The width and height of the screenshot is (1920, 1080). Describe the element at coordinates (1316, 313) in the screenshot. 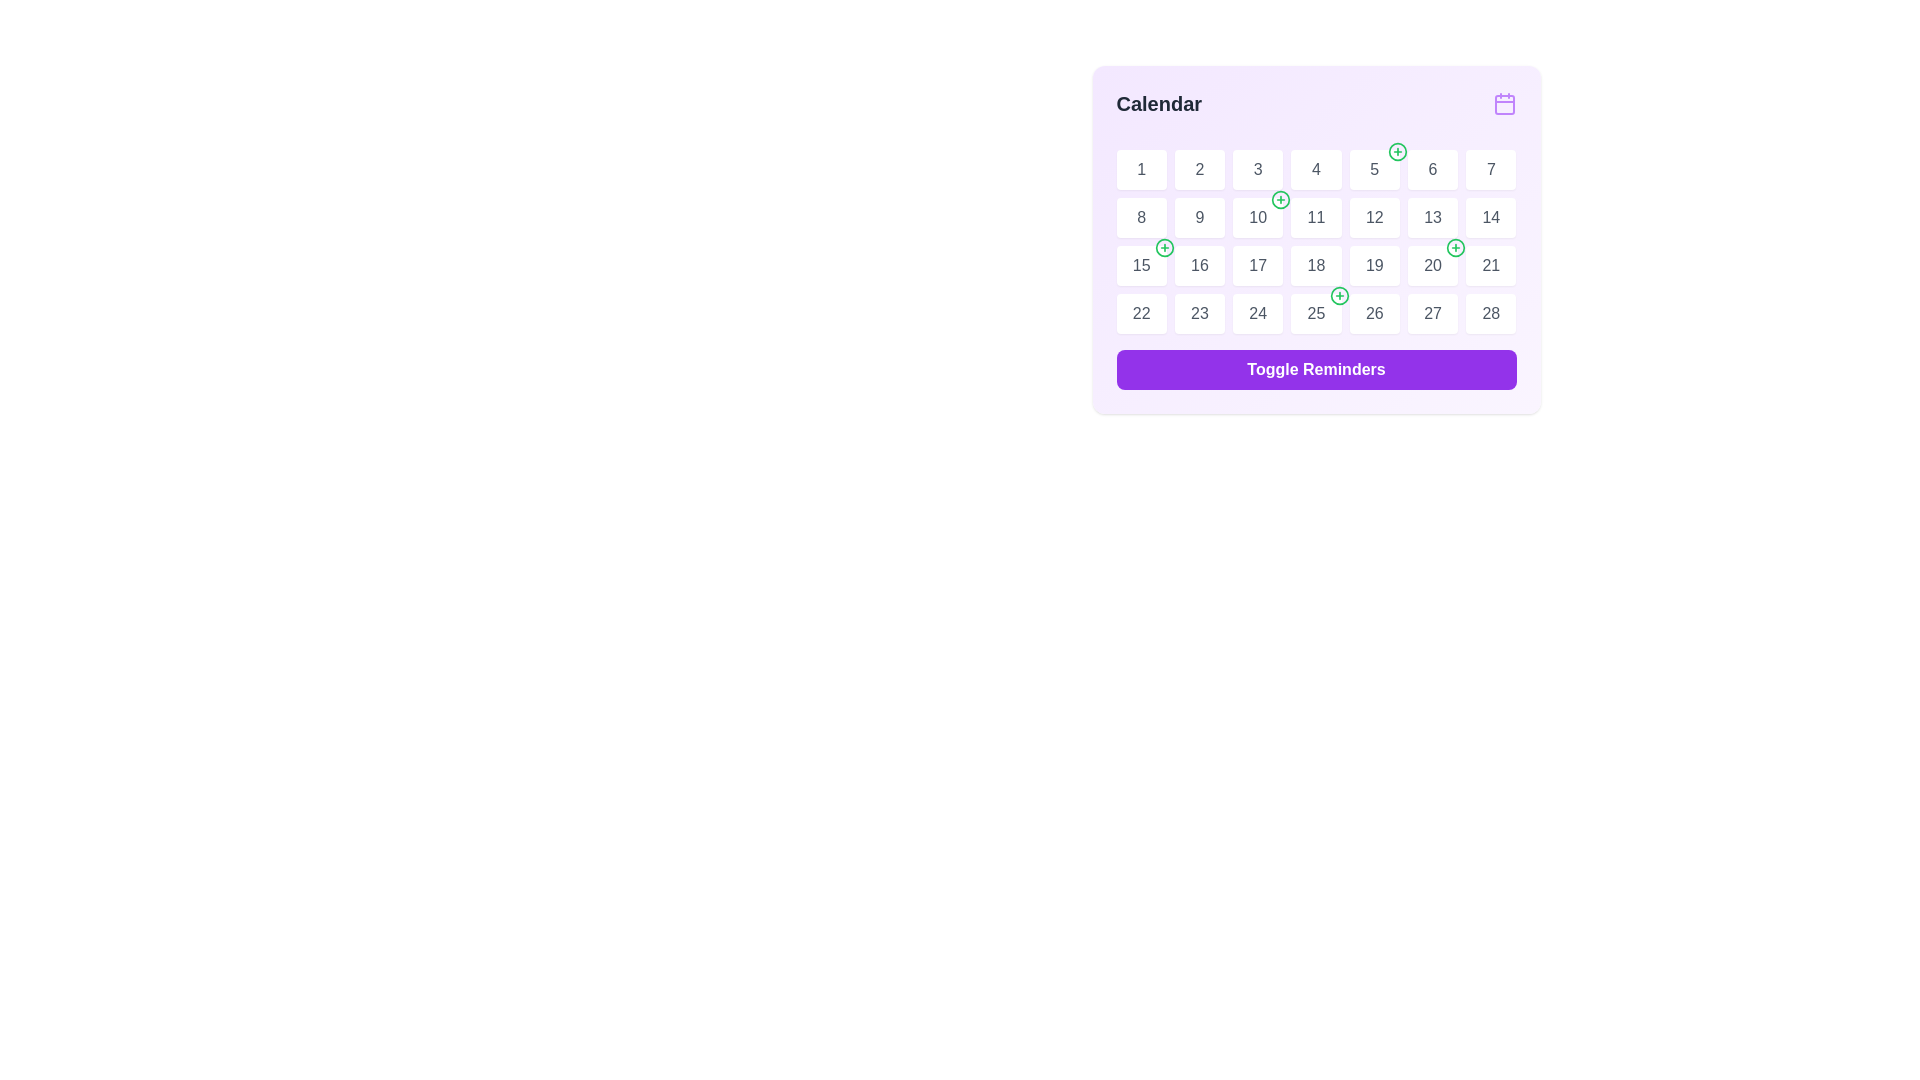

I see `the text label representing the 25th day in the calendar interface, located in the second row and seventh column of the calendar grid` at that location.